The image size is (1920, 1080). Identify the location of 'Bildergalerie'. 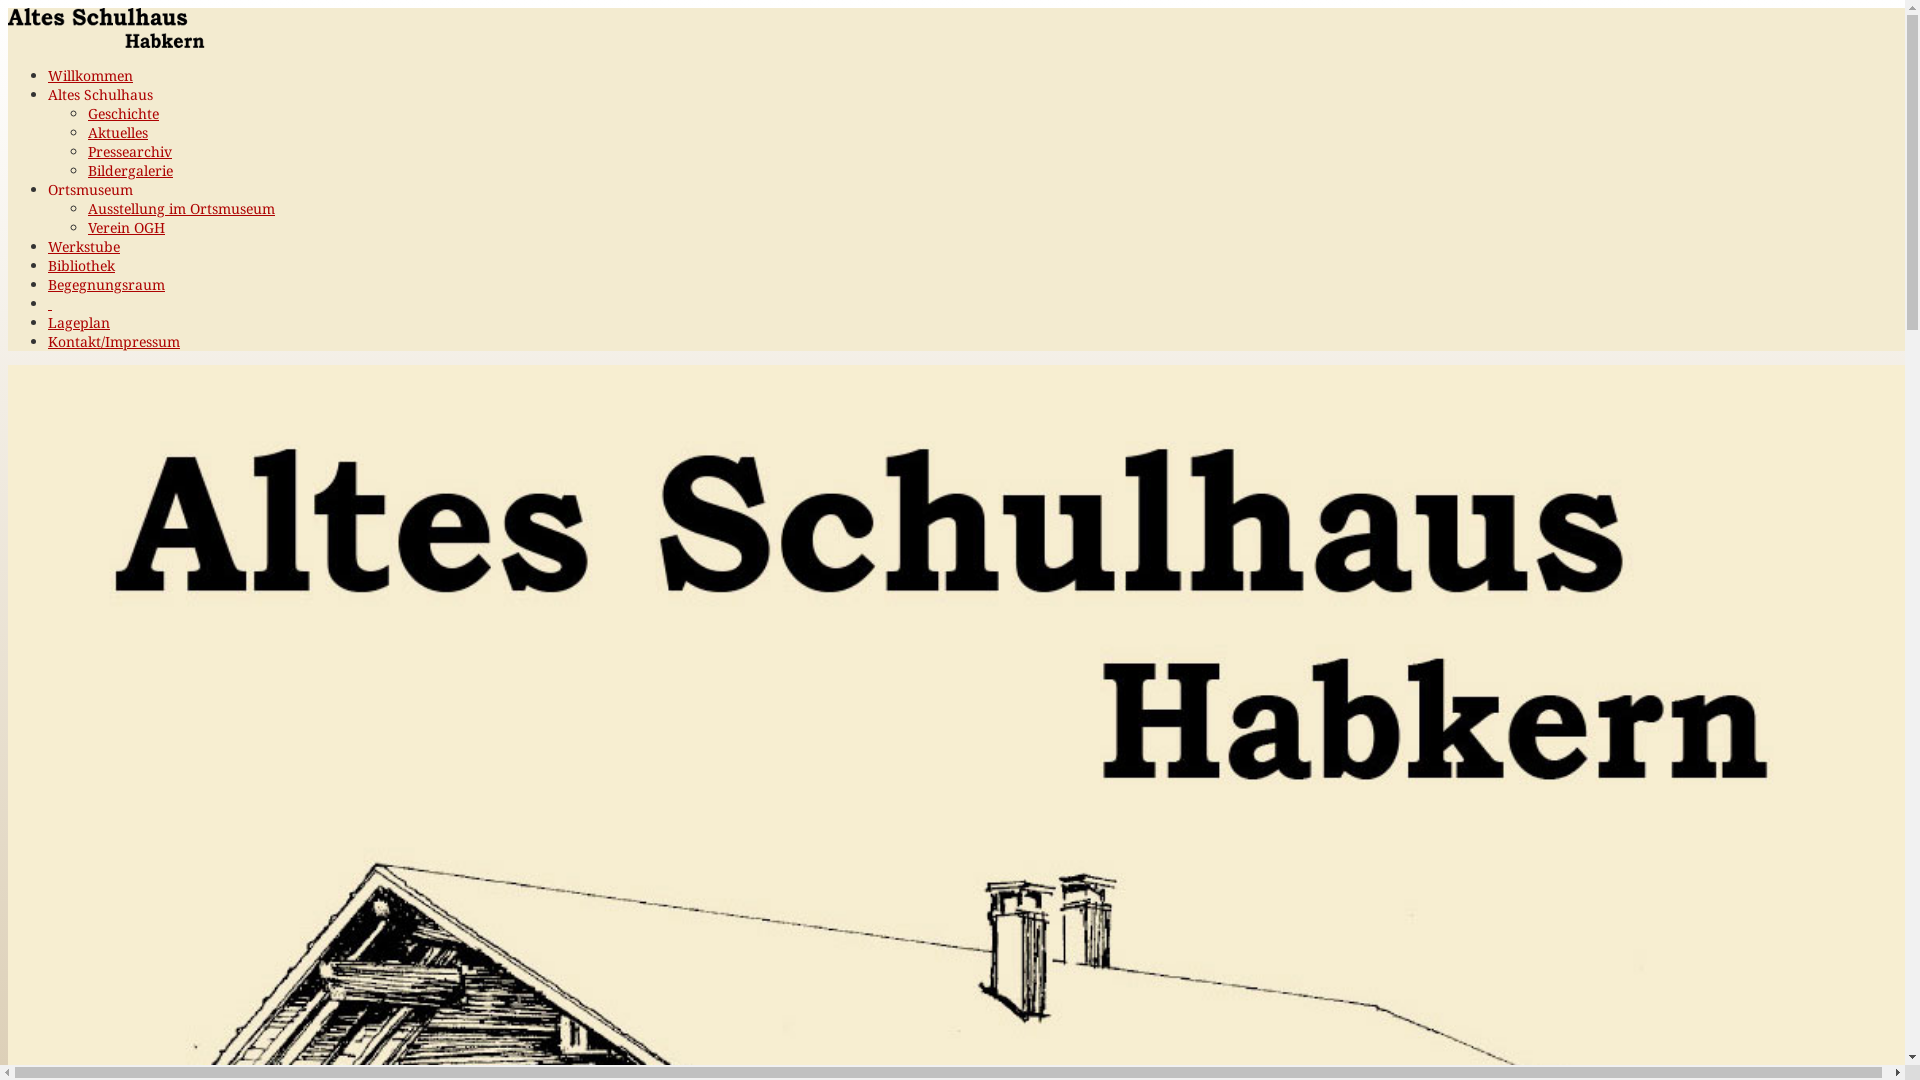
(129, 169).